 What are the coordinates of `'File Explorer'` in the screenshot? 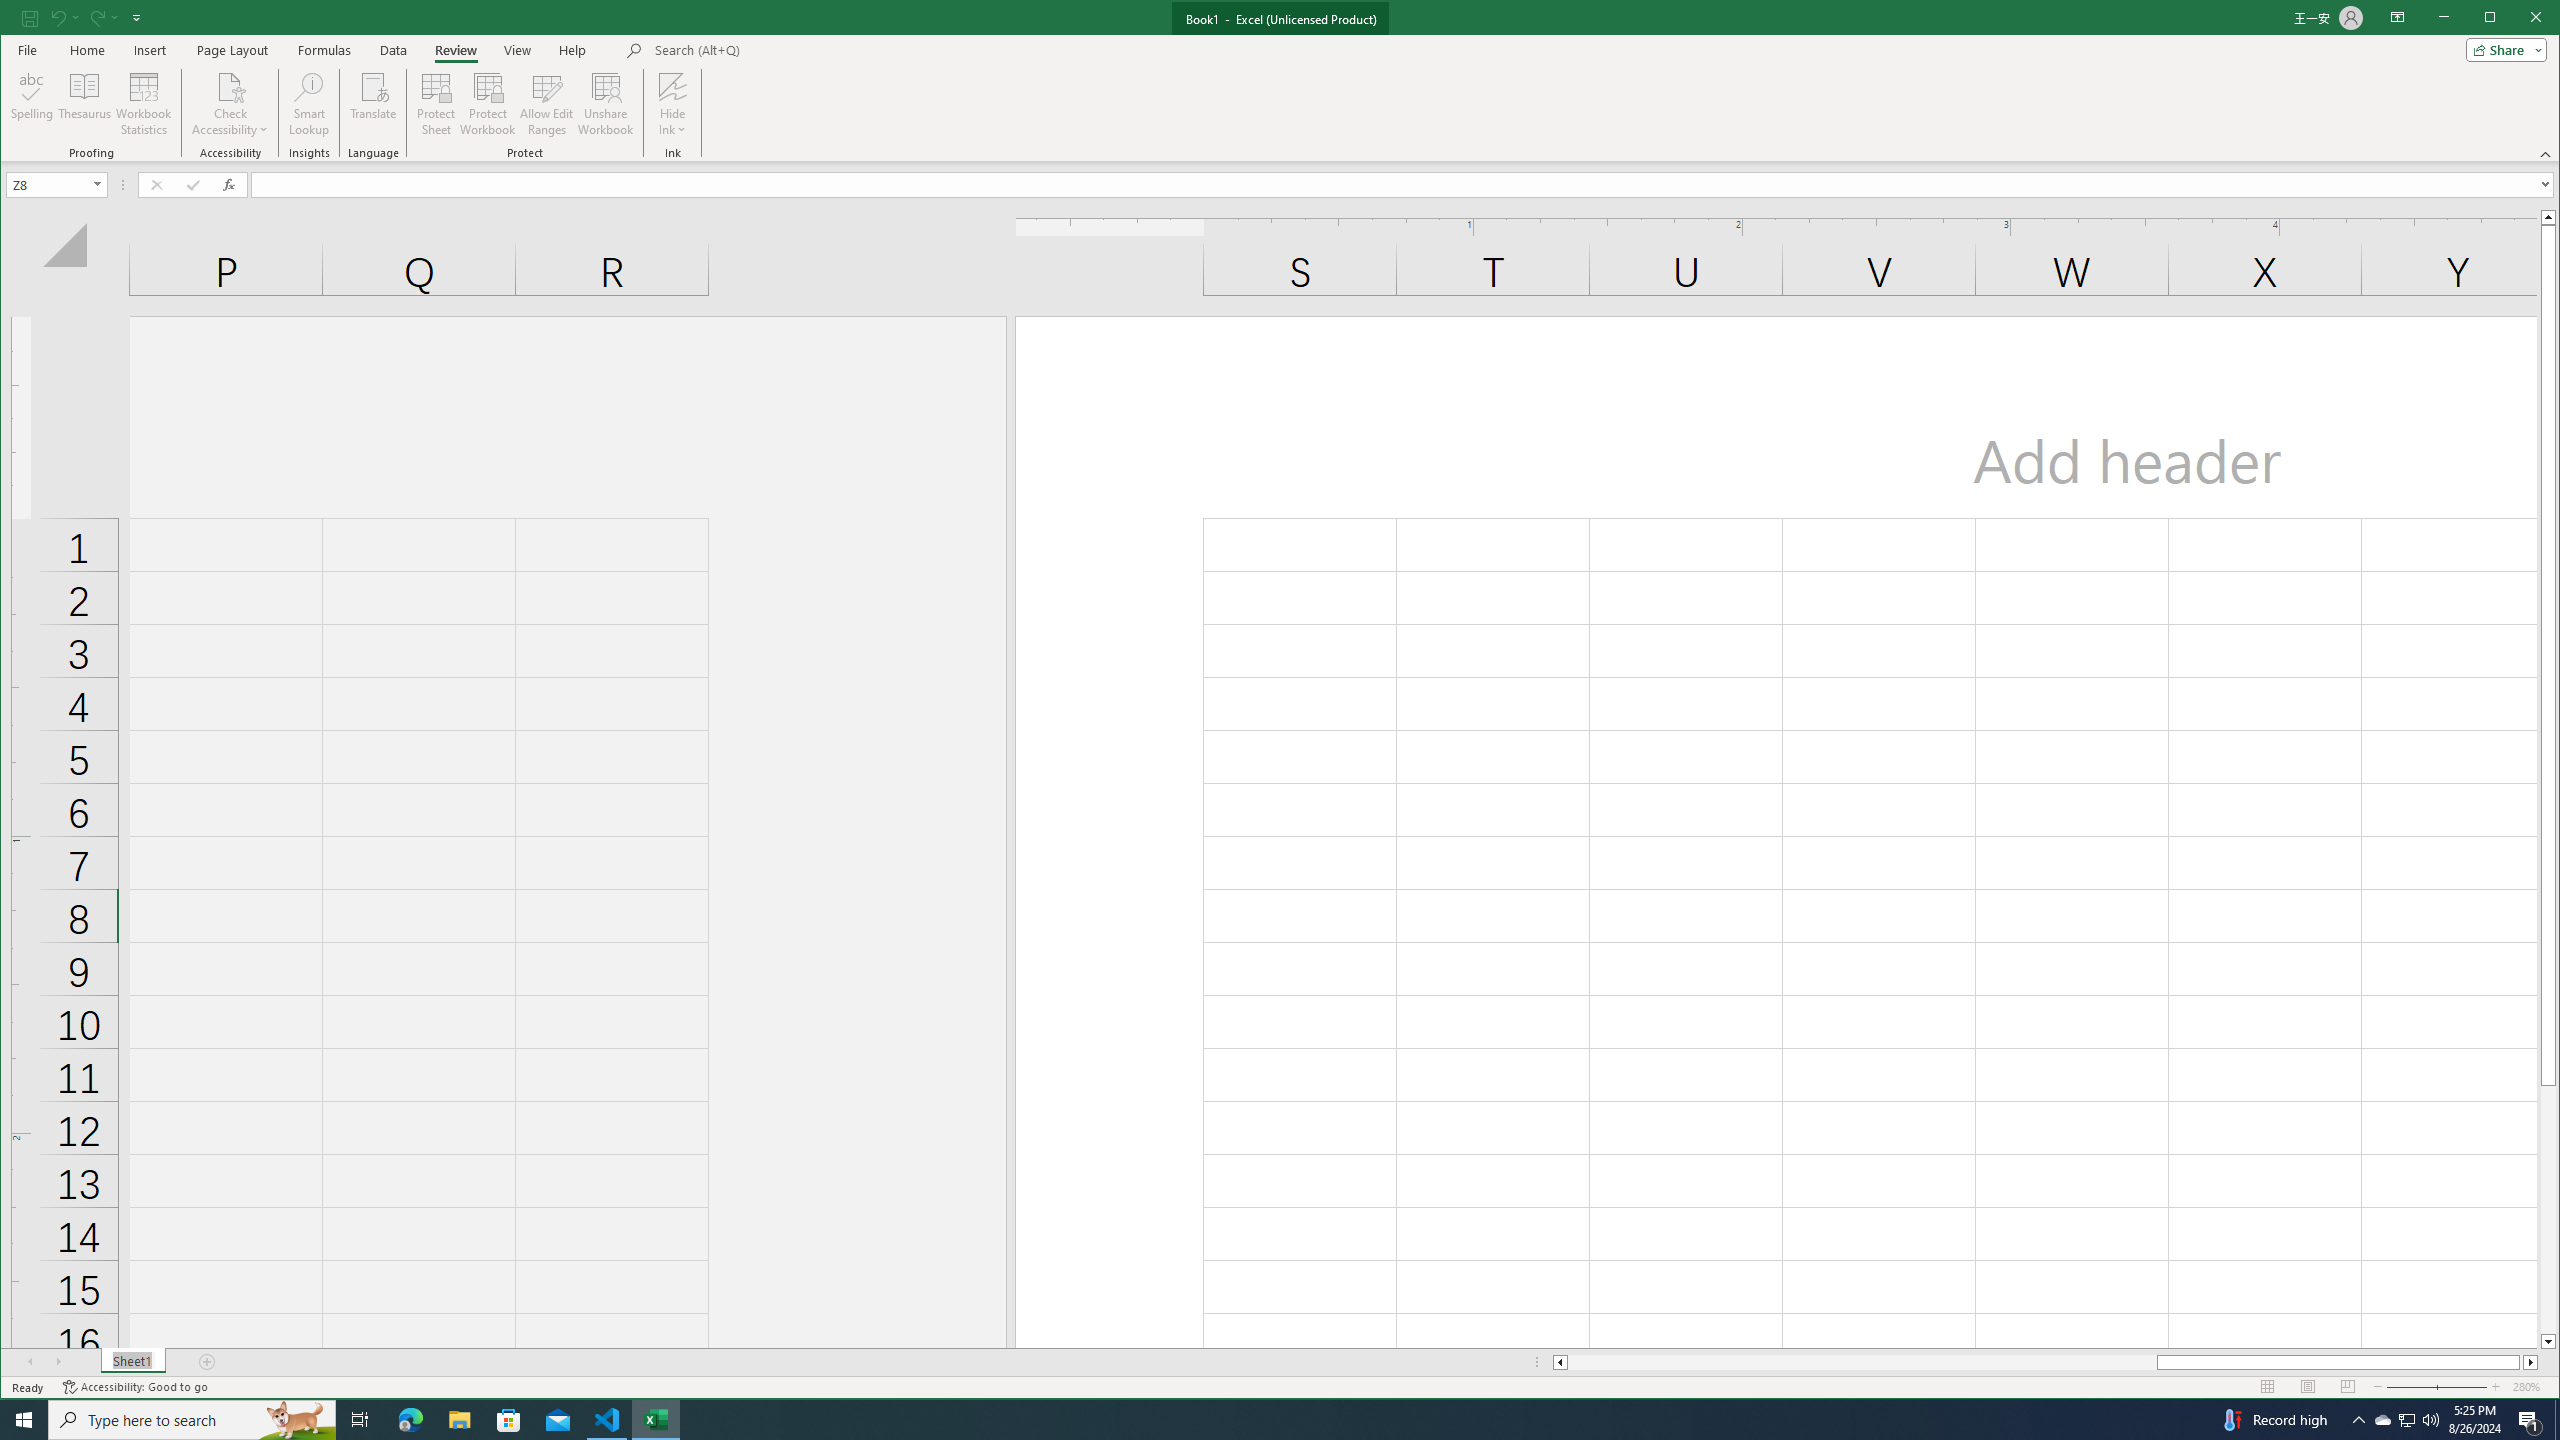 It's located at (458, 1418).